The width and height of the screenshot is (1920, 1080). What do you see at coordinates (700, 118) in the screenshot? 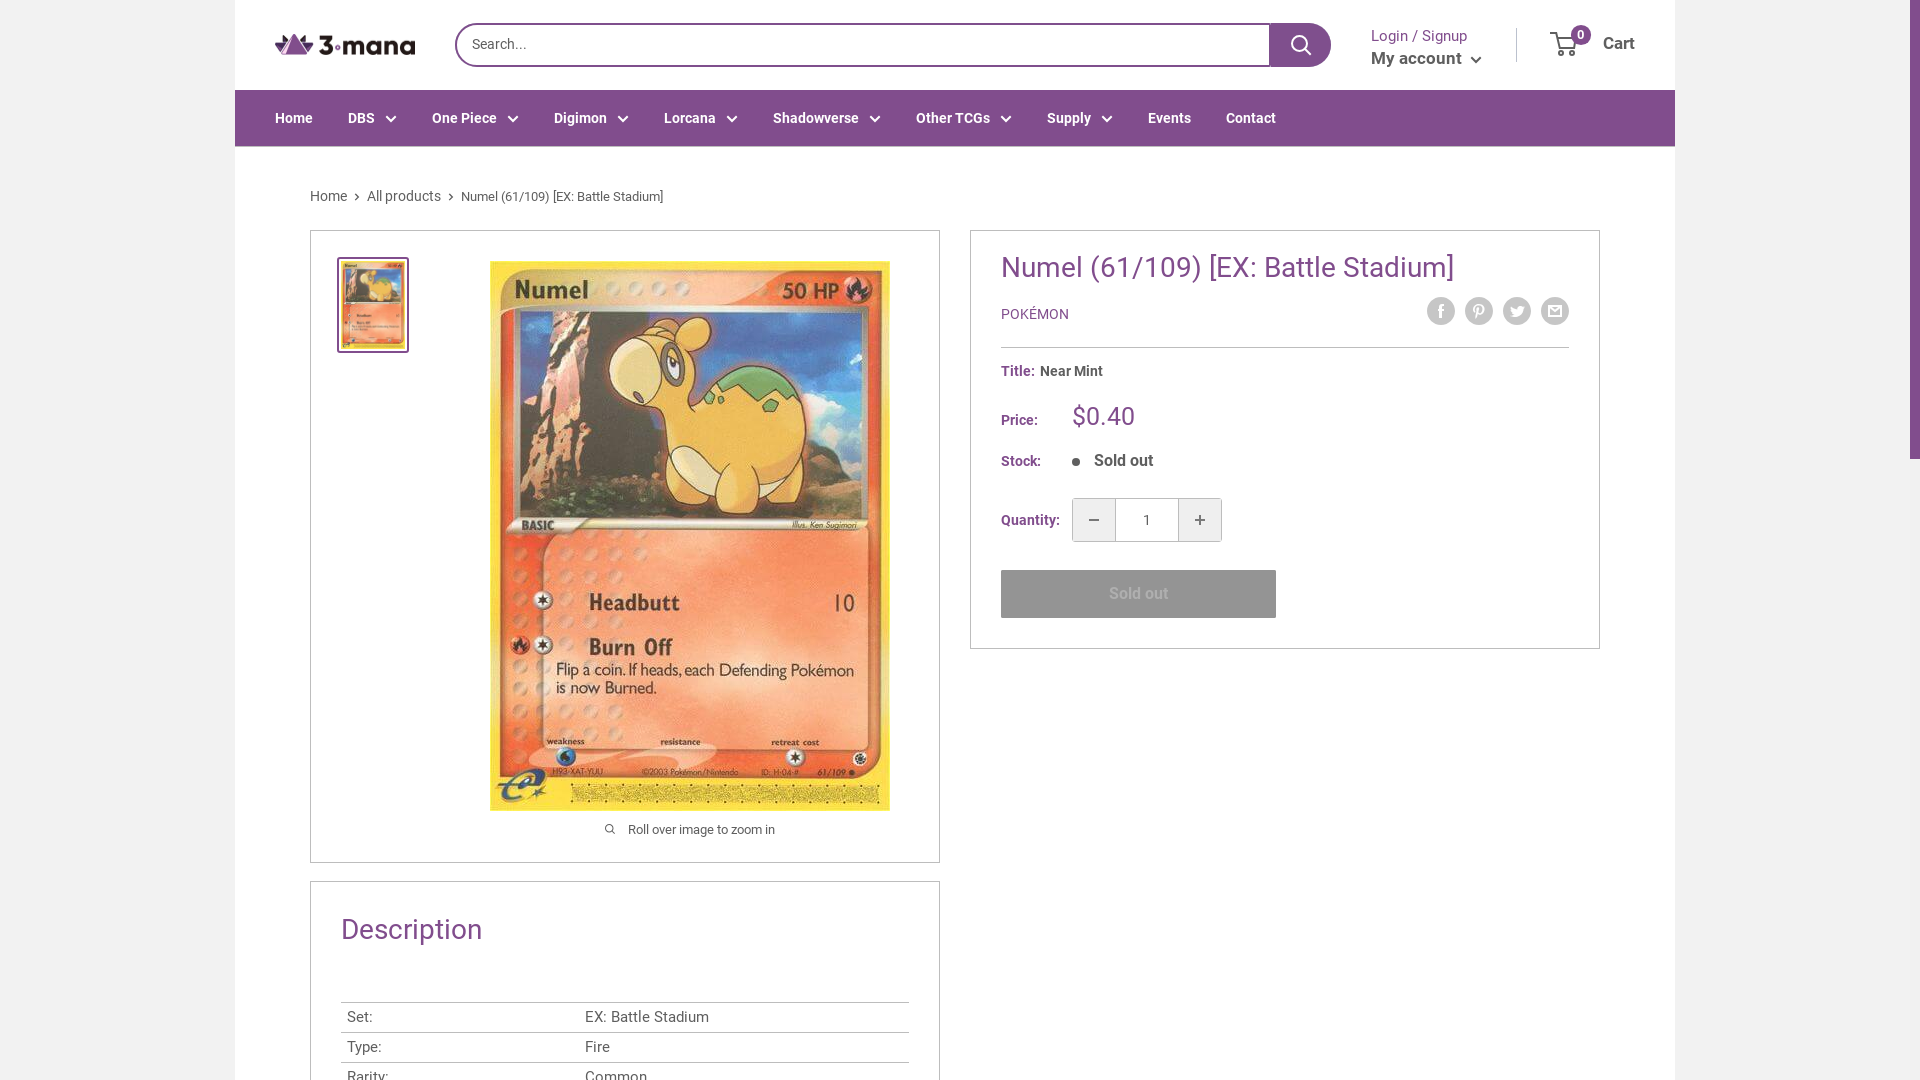
I see `'Lorcana'` at bounding box center [700, 118].